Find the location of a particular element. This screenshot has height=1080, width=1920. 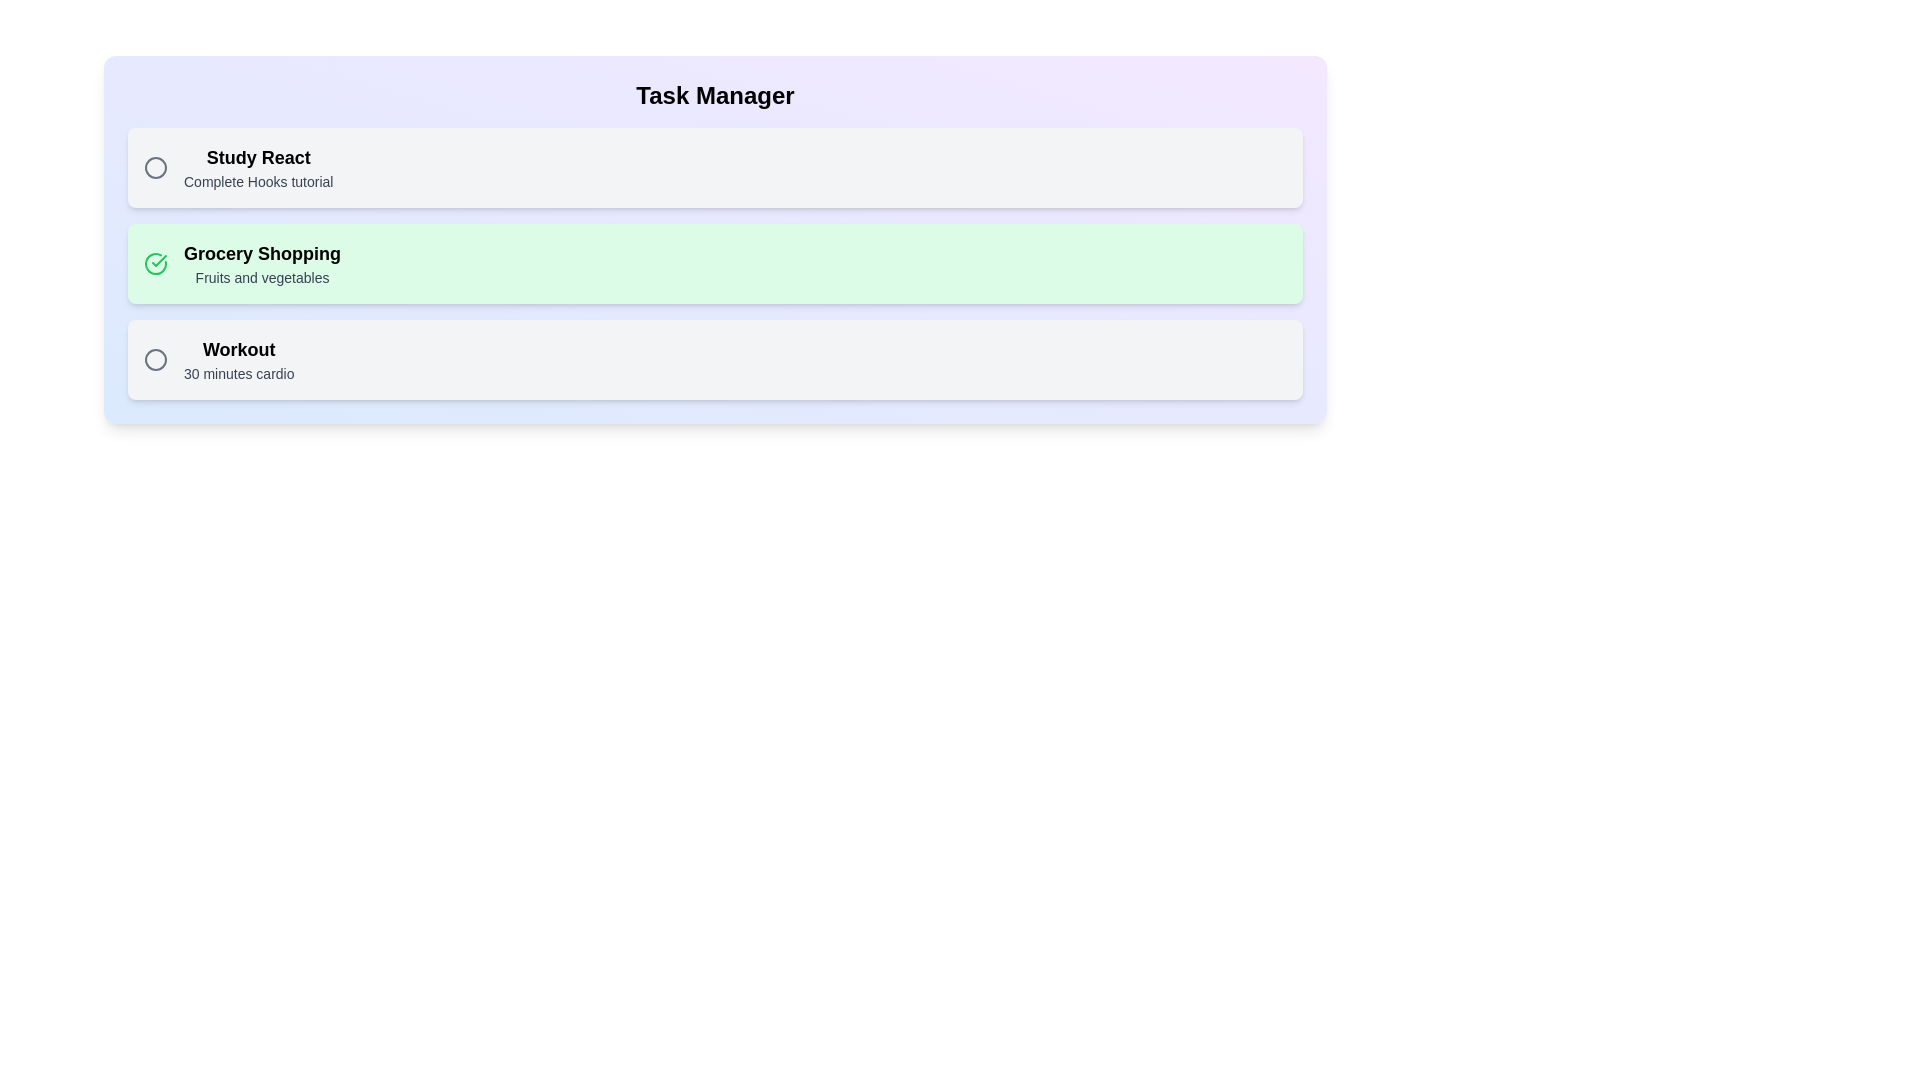

the Checkmark icon representing the completion of the 'Grocery Shopping' task, which is a decorative SVG element located within a circular icon is located at coordinates (158, 260).